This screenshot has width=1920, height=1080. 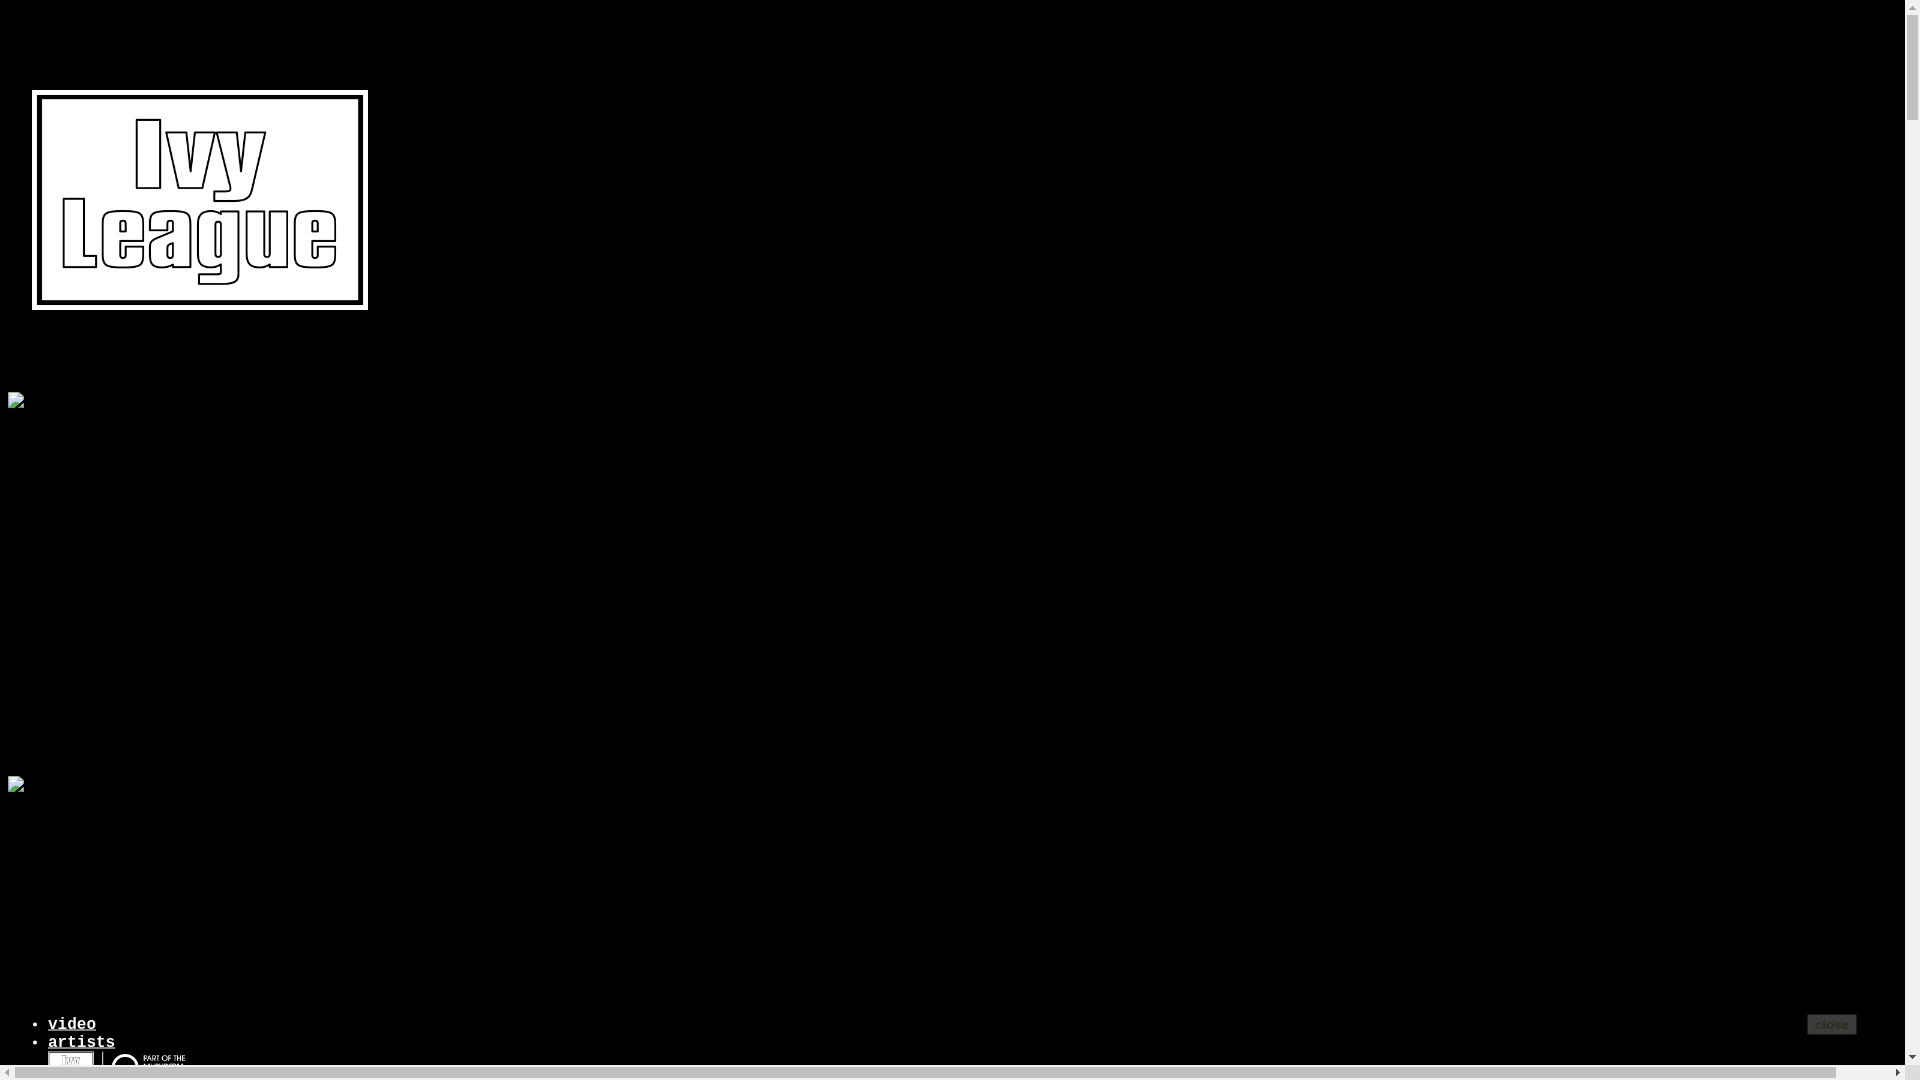 What do you see at coordinates (80, 1041) in the screenshot?
I see `'artists'` at bounding box center [80, 1041].